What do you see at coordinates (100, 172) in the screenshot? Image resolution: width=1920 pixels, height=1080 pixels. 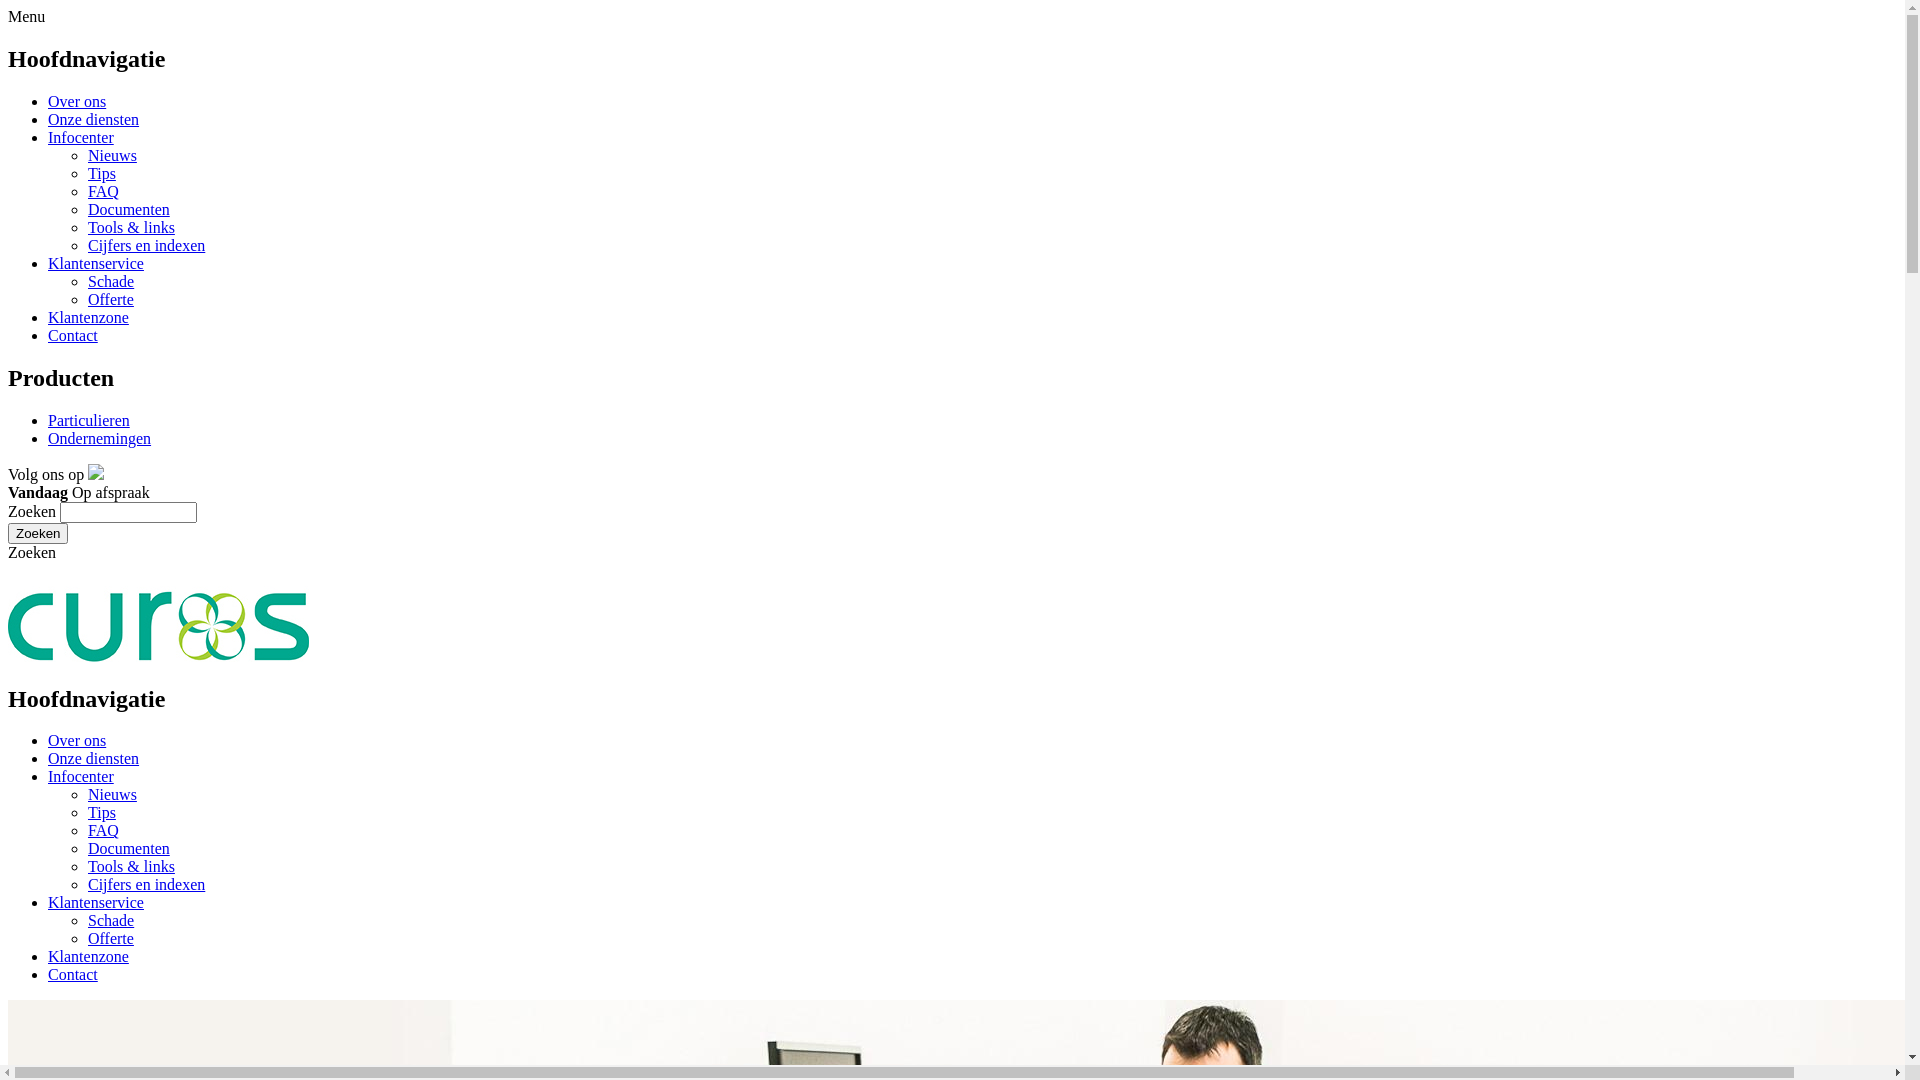 I see `'Tips'` at bounding box center [100, 172].